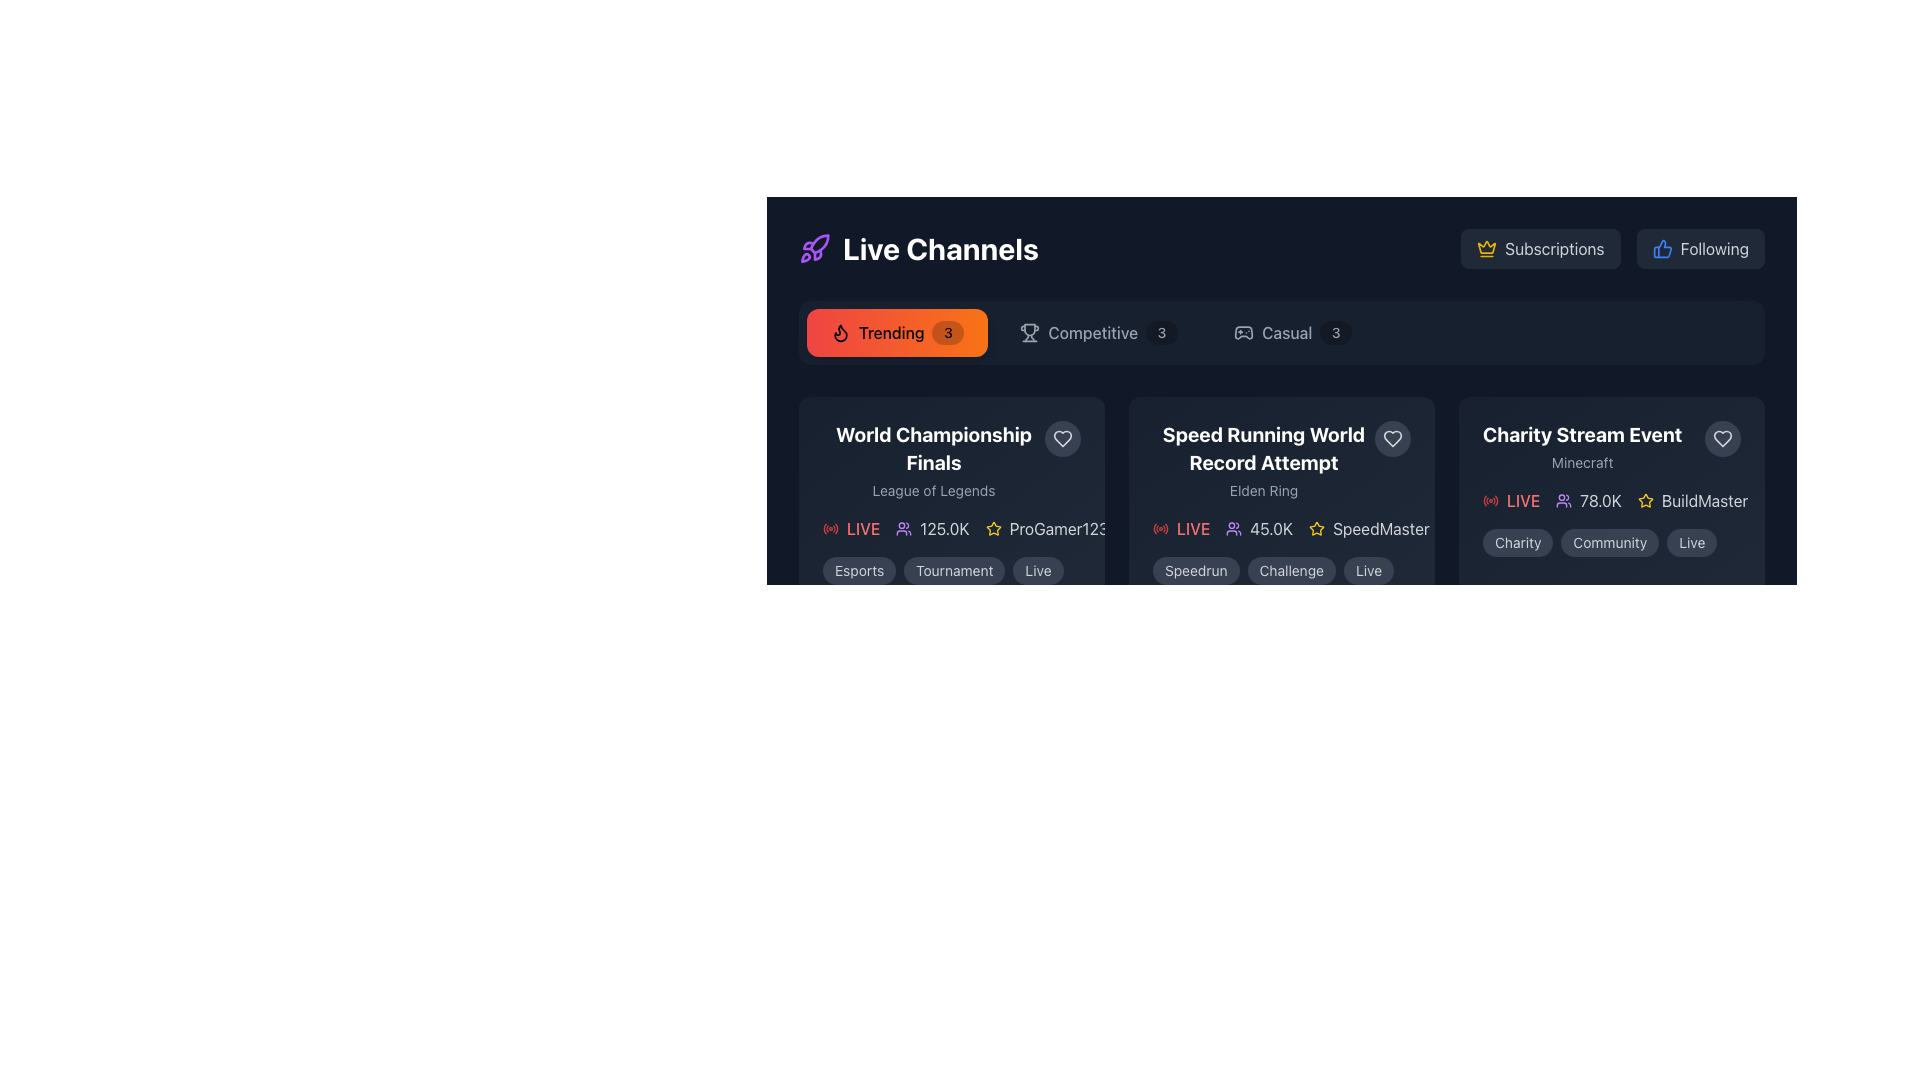 This screenshot has height=1080, width=1920. What do you see at coordinates (863, 527) in the screenshot?
I see `the text label displaying 'LIVE' in red font` at bounding box center [863, 527].